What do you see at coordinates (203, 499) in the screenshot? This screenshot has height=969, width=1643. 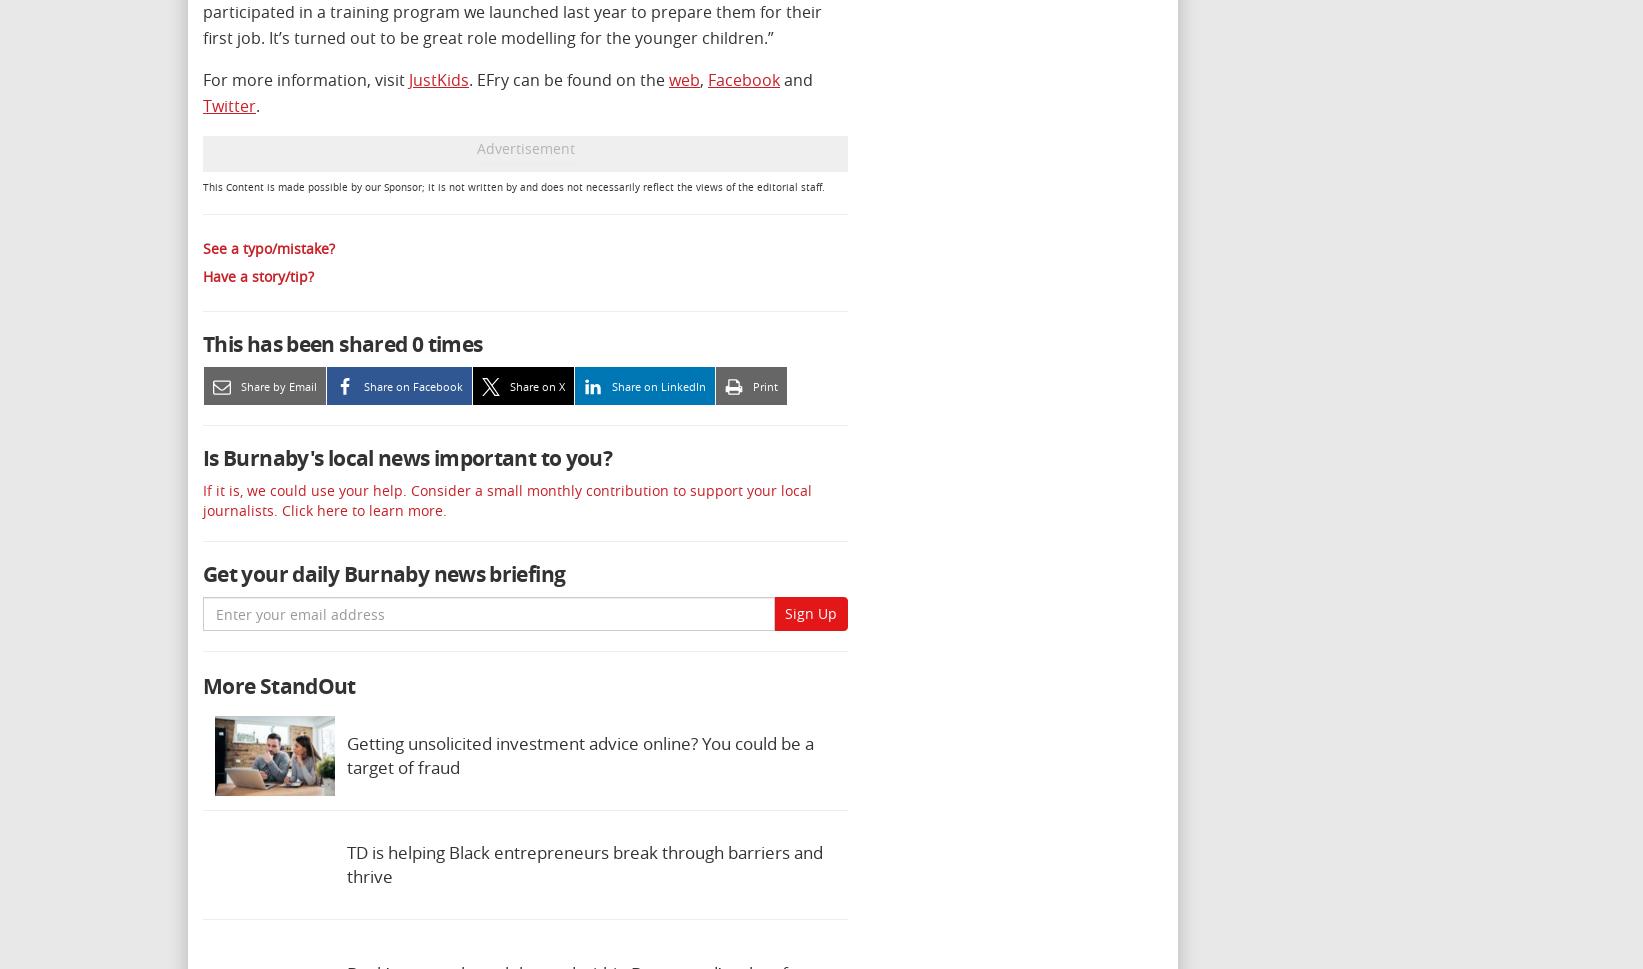 I see `'If it is, we could use your help. Consider a small monthly contribution to support your local journalists. Click here to learn more.'` at bounding box center [203, 499].